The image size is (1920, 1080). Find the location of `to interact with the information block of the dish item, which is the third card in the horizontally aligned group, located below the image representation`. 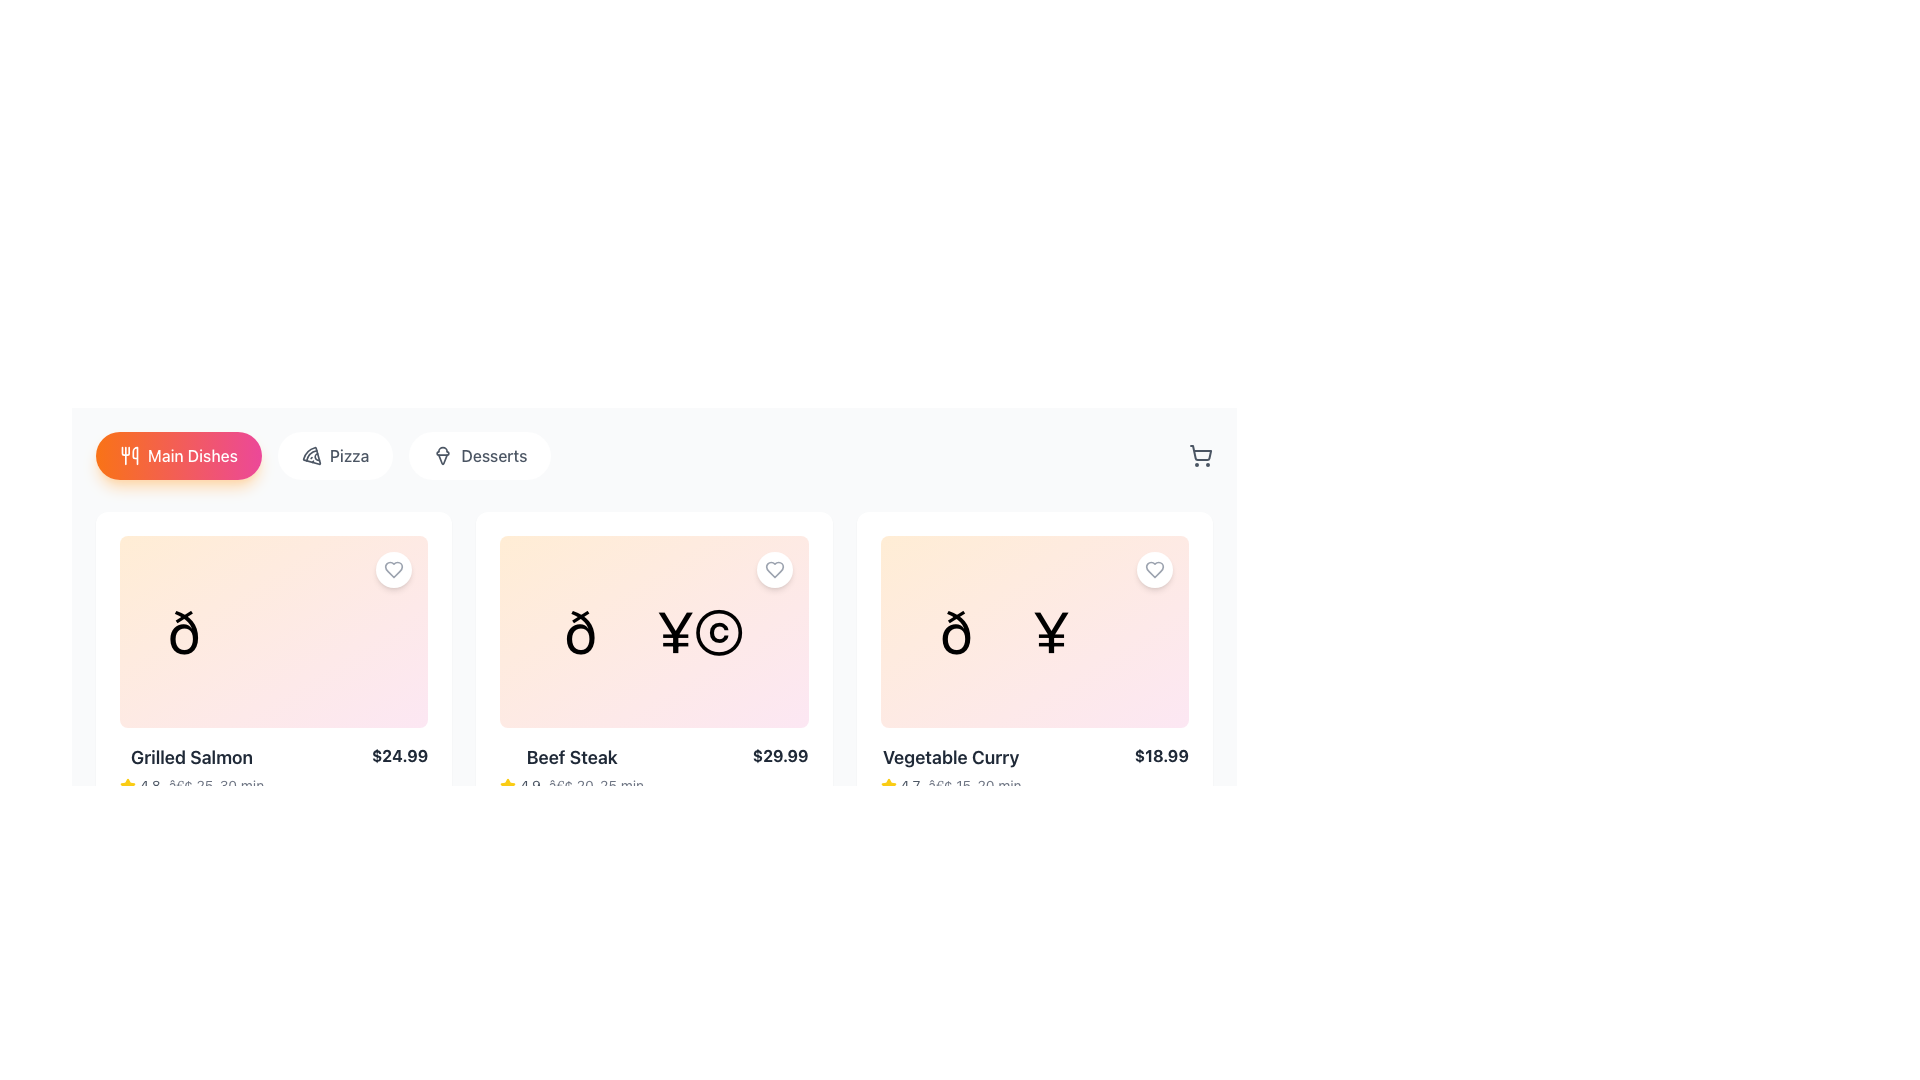

to interact with the information block of the dish item, which is the third card in the horizontally aligned group, located below the image representation is located at coordinates (1033, 769).